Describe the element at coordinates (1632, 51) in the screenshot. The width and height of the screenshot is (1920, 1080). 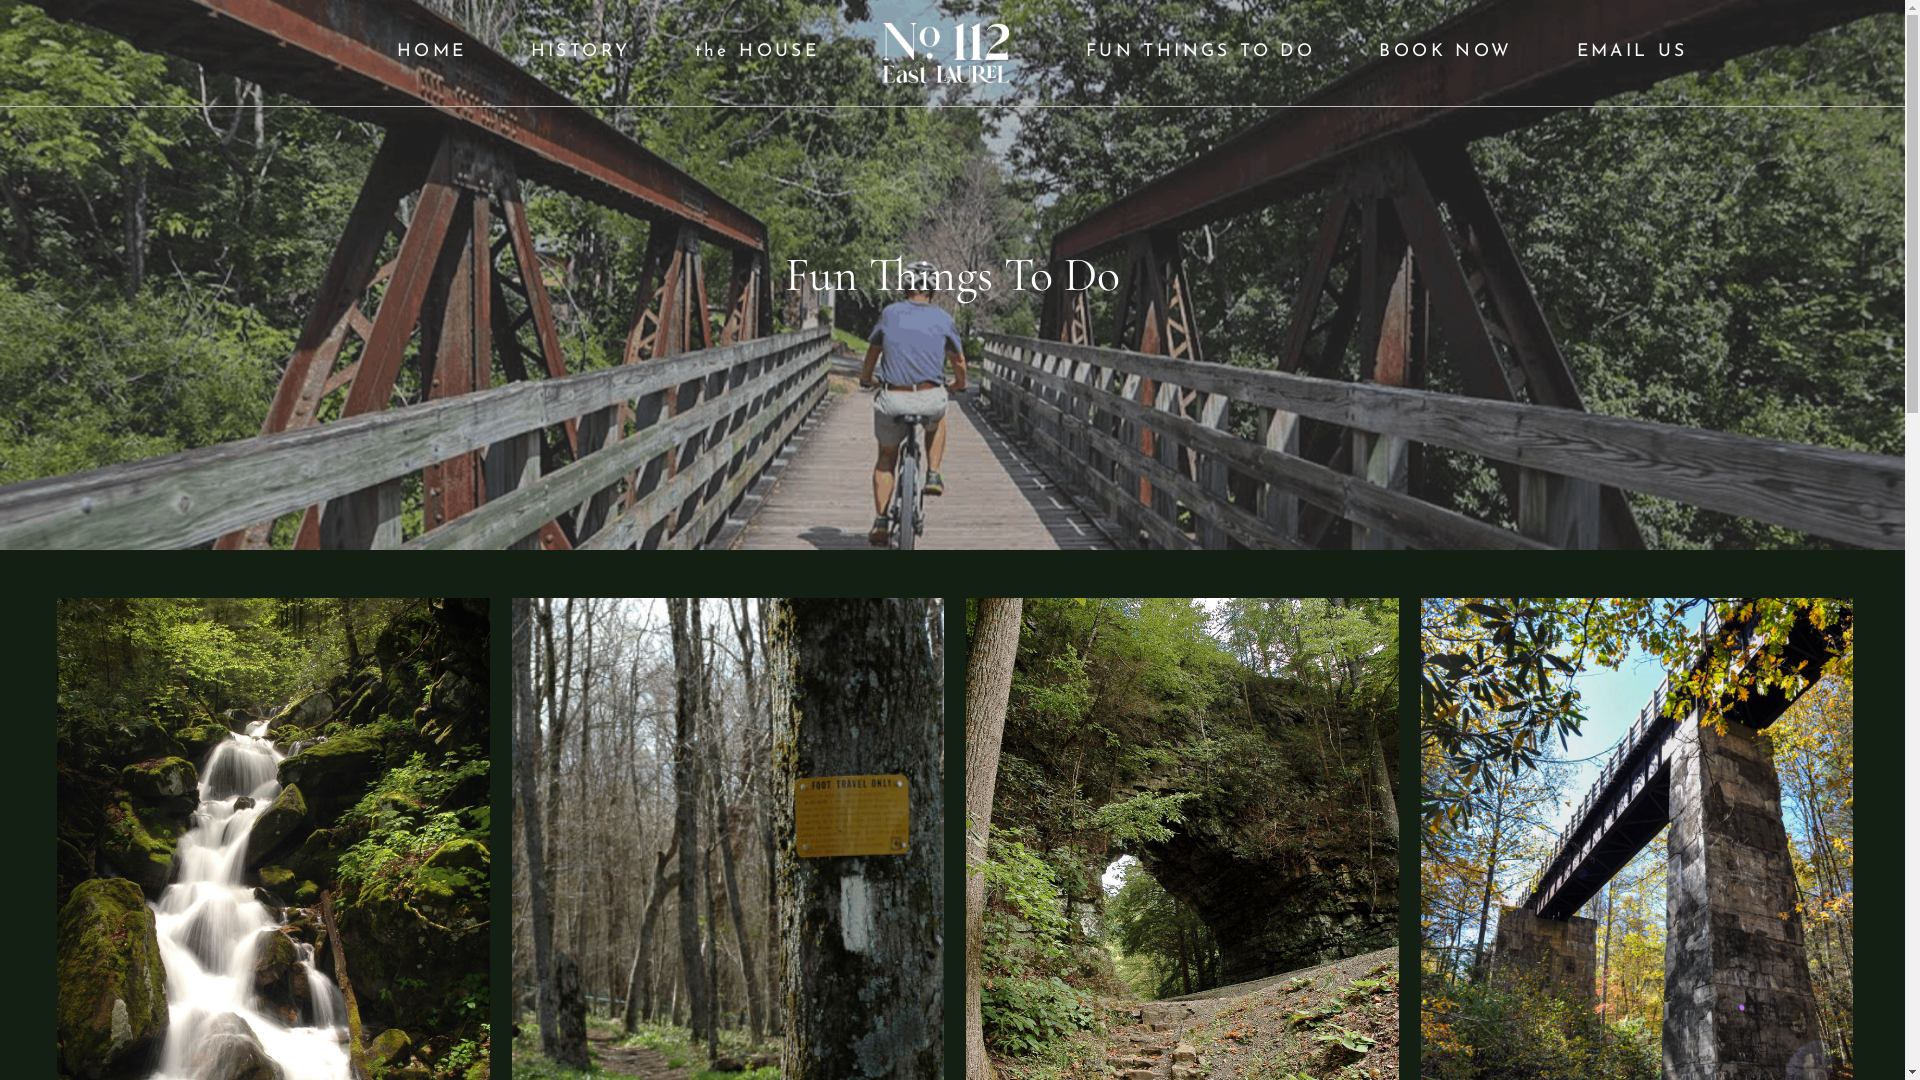
I see `'EMAIL US'` at that location.